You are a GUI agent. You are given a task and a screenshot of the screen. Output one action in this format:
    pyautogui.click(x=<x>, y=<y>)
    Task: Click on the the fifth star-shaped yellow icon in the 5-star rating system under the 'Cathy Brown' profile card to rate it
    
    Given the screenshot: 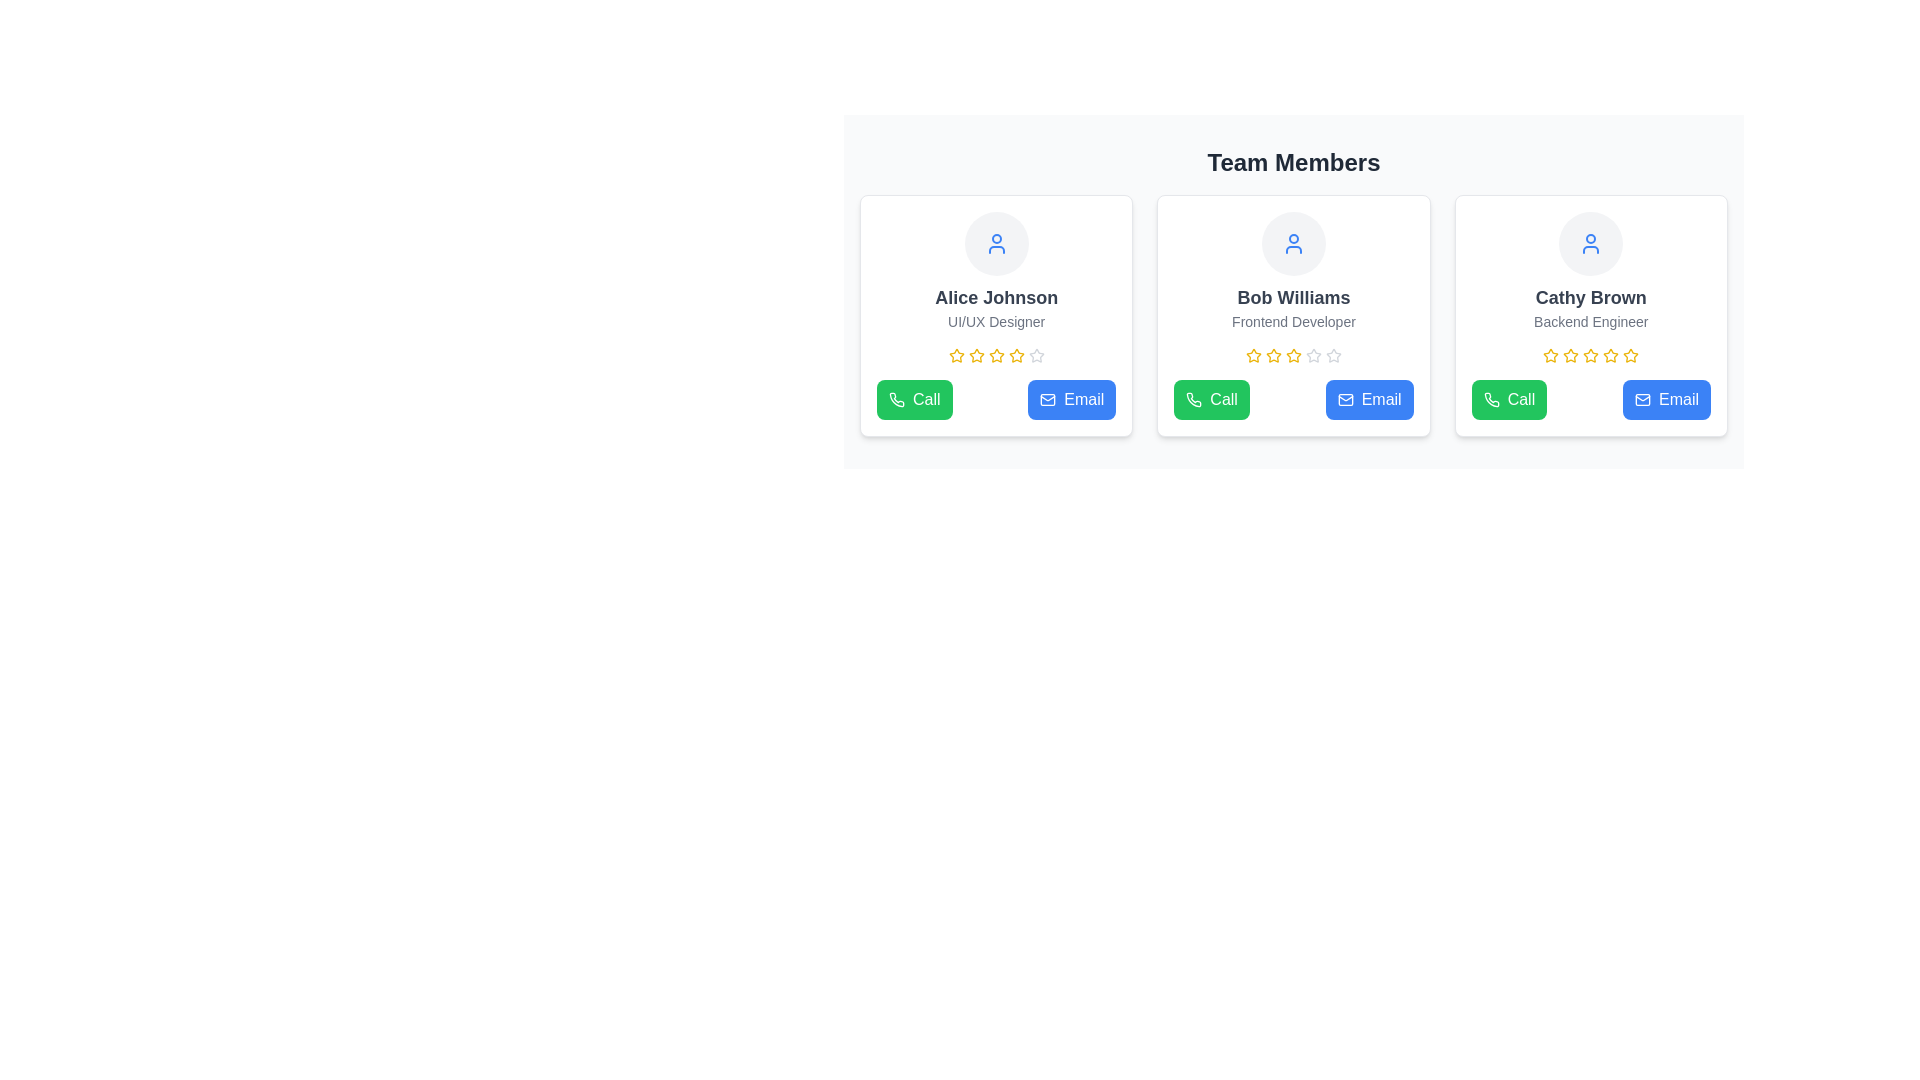 What is the action you would take?
    pyautogui.click(x=1631, y=354)
    